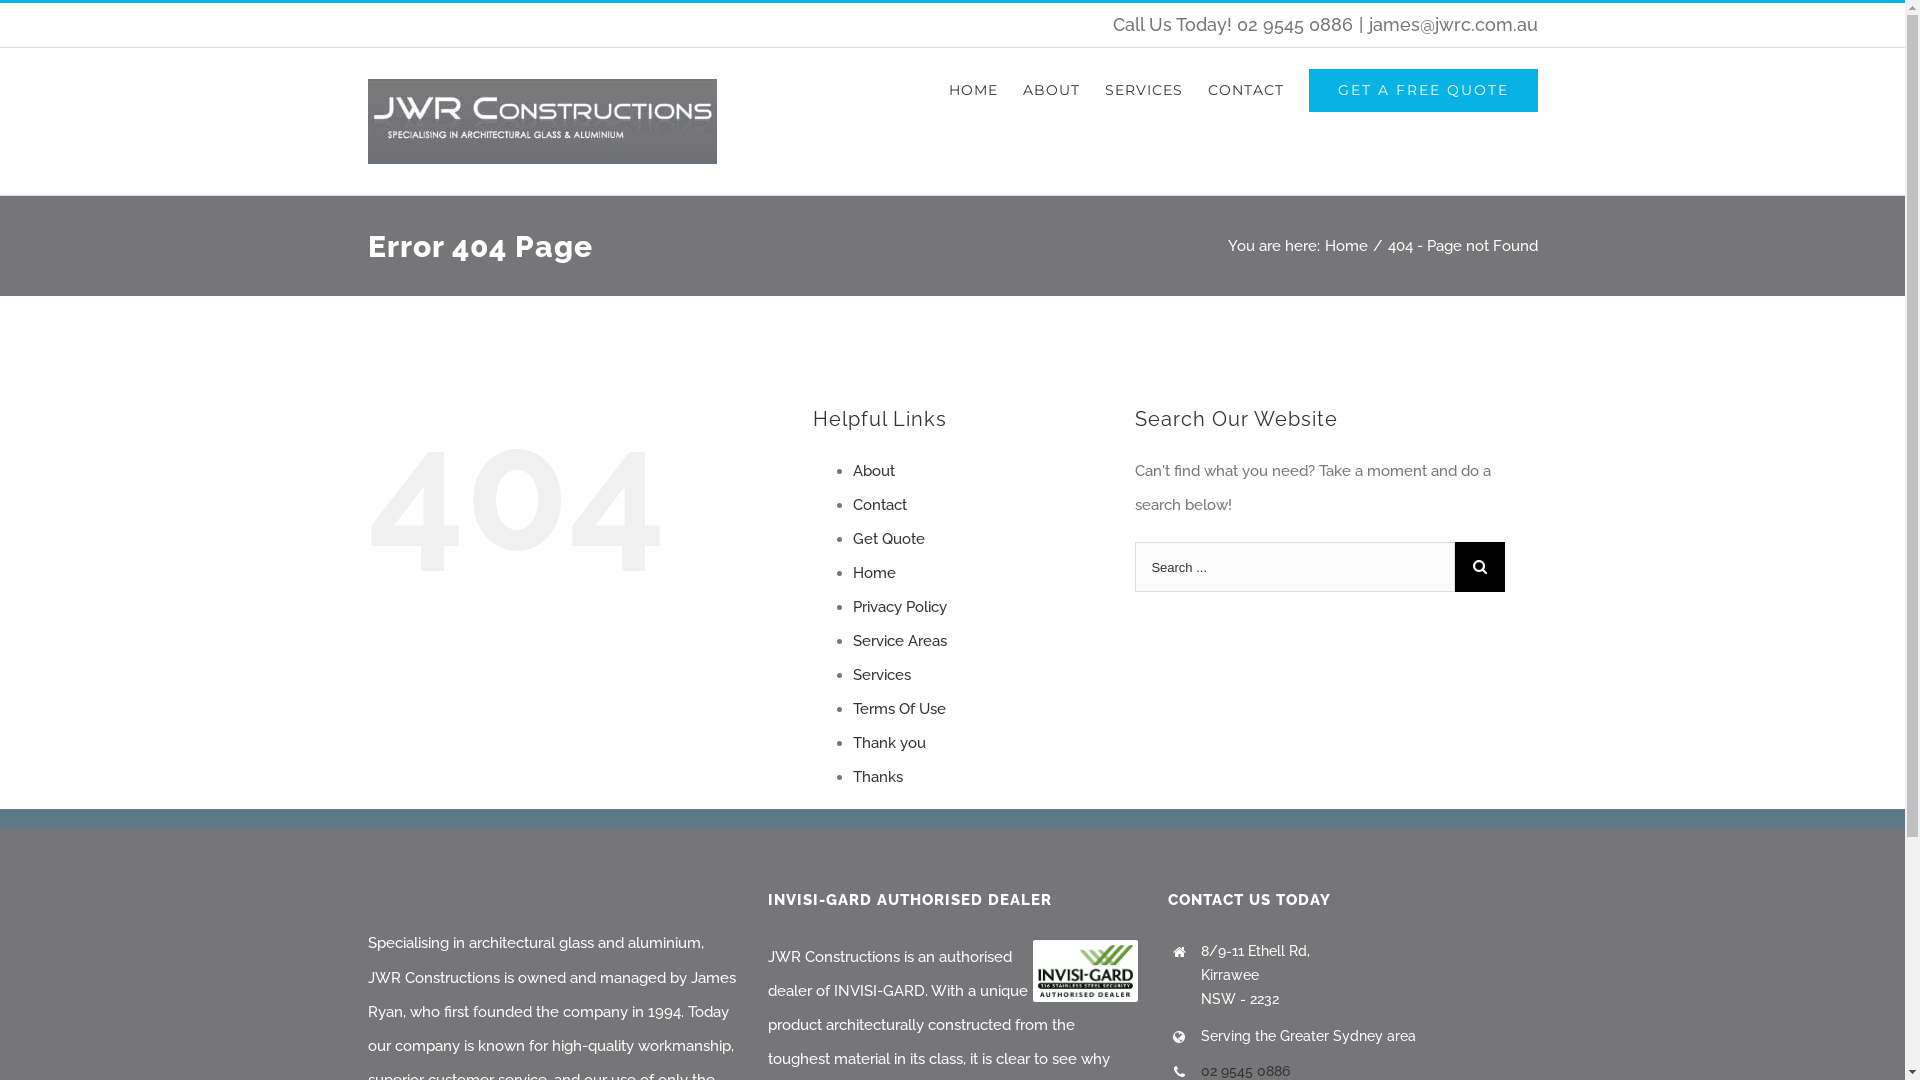 The image size is (1920, 1080). Describe the element at coordinates (897, 640) in the screenshot. I see `'Service Areas'` at that location.